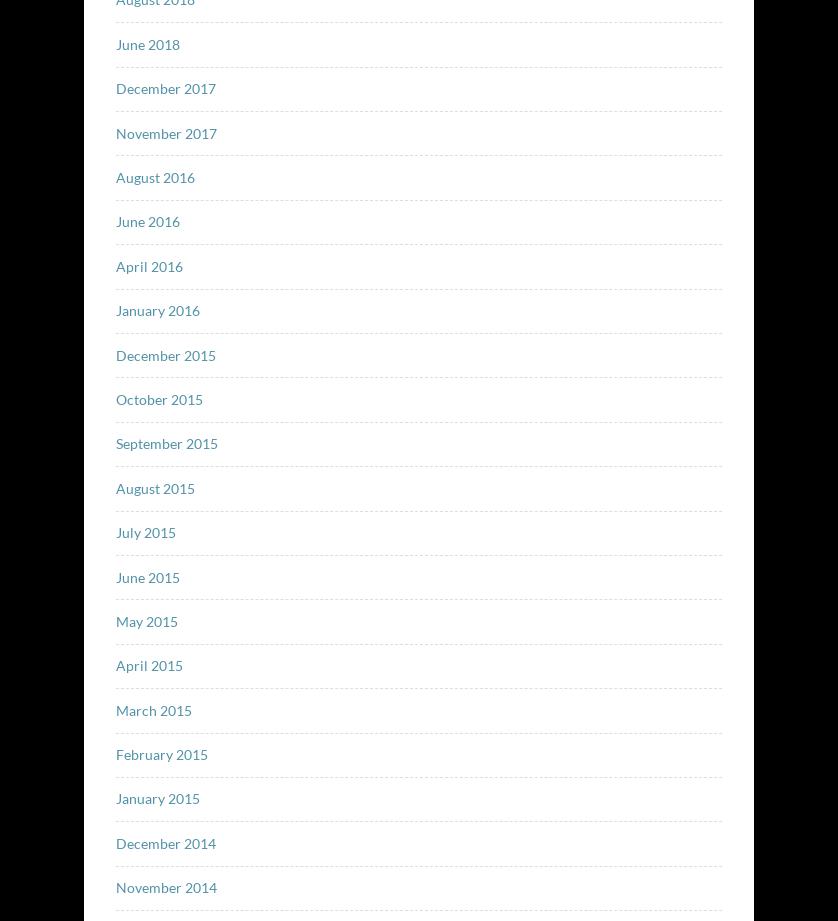  Describe the element at coordinates (114, 841) in the screenshot. I see `'December 2014'` at that location.